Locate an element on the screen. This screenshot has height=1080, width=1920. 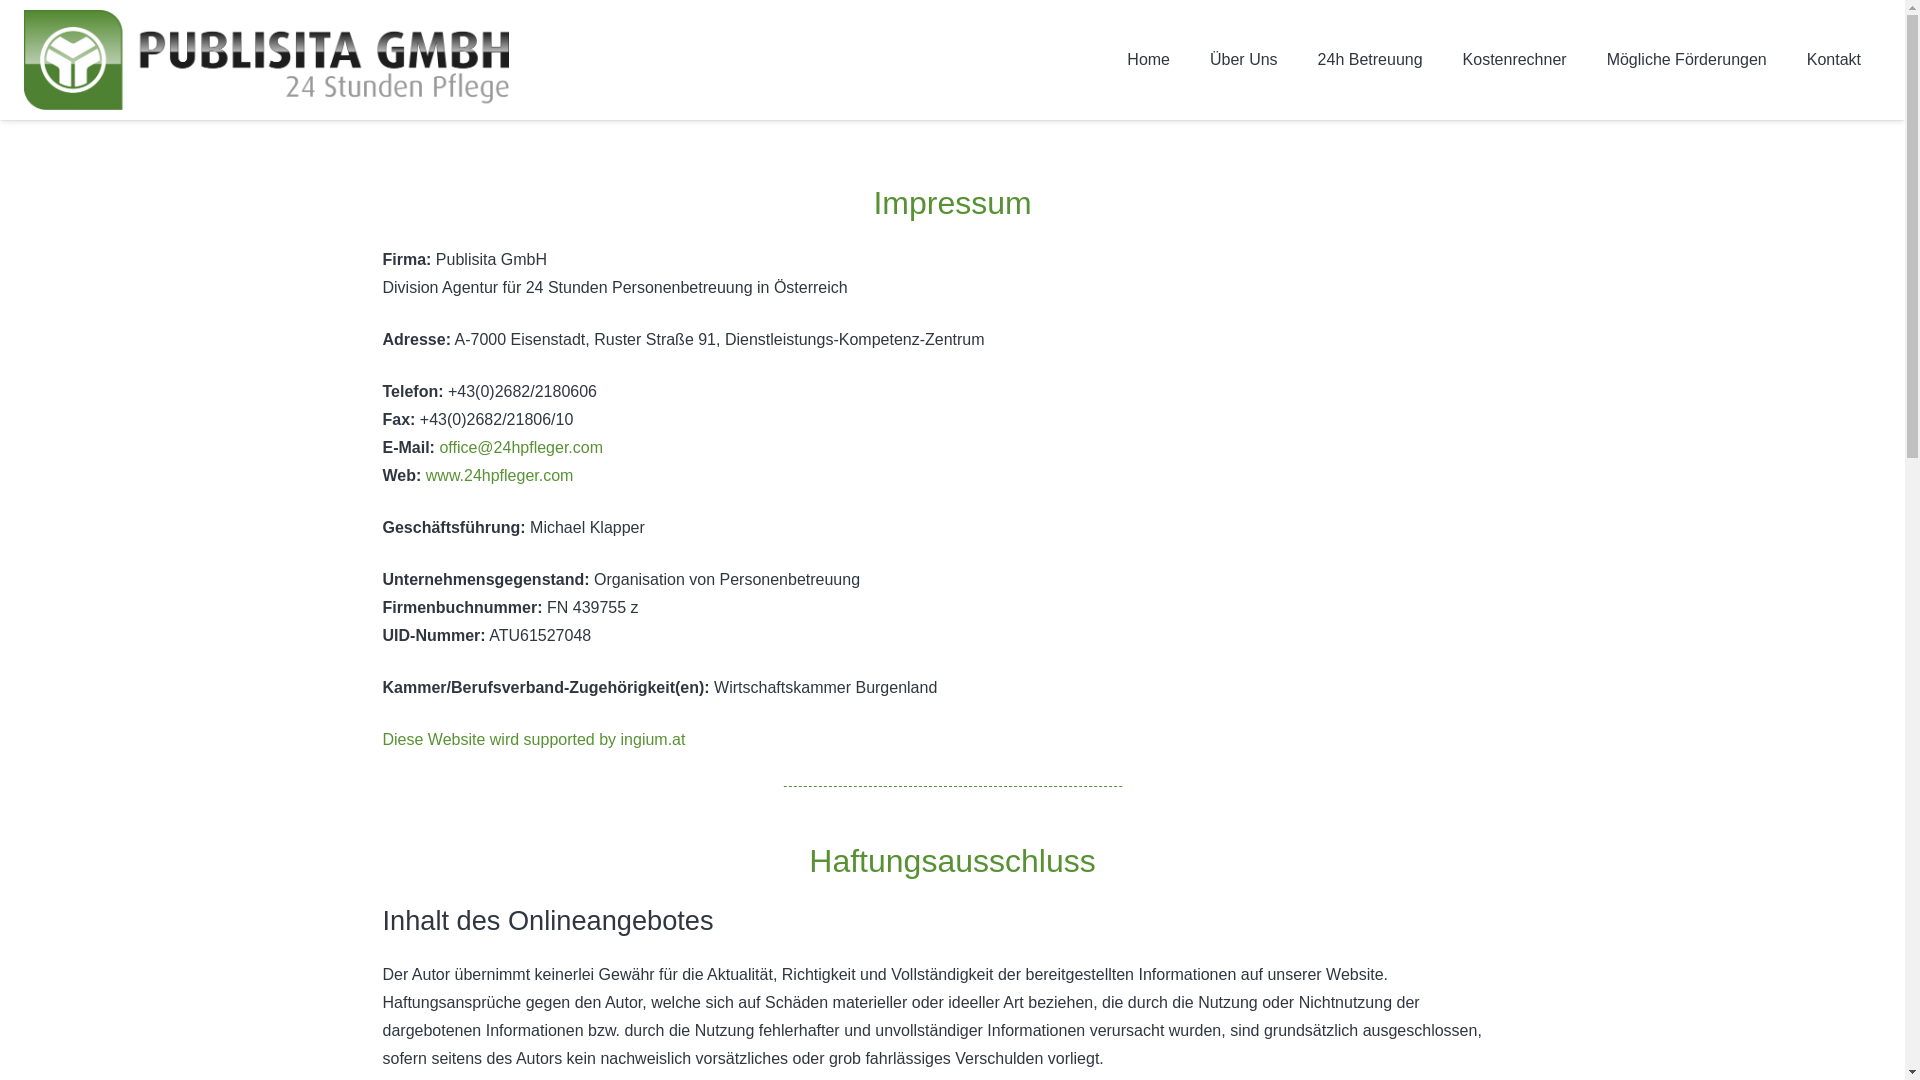
'Home' is located at coordinates (1148, 59).